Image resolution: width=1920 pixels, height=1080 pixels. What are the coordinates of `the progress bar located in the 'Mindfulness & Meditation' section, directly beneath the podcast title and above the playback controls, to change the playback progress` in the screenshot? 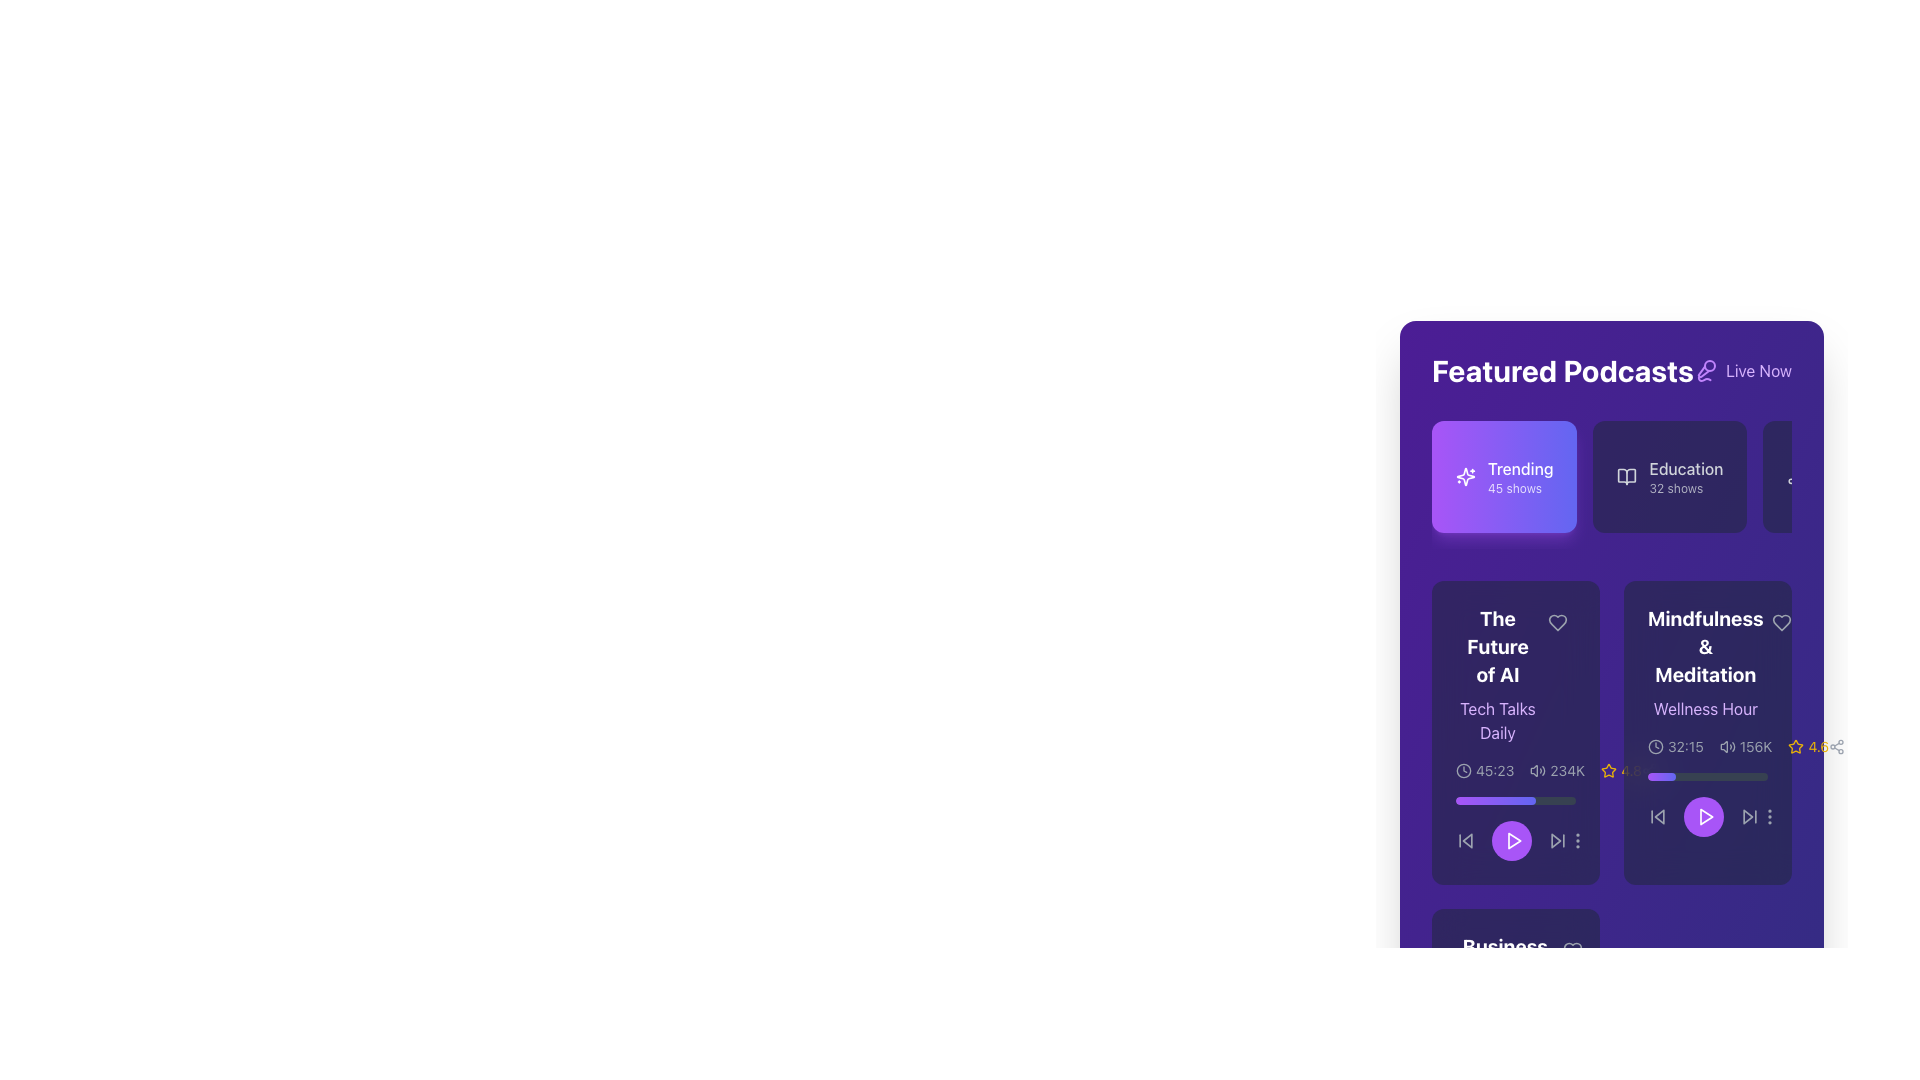 It's located at (1707, 775).